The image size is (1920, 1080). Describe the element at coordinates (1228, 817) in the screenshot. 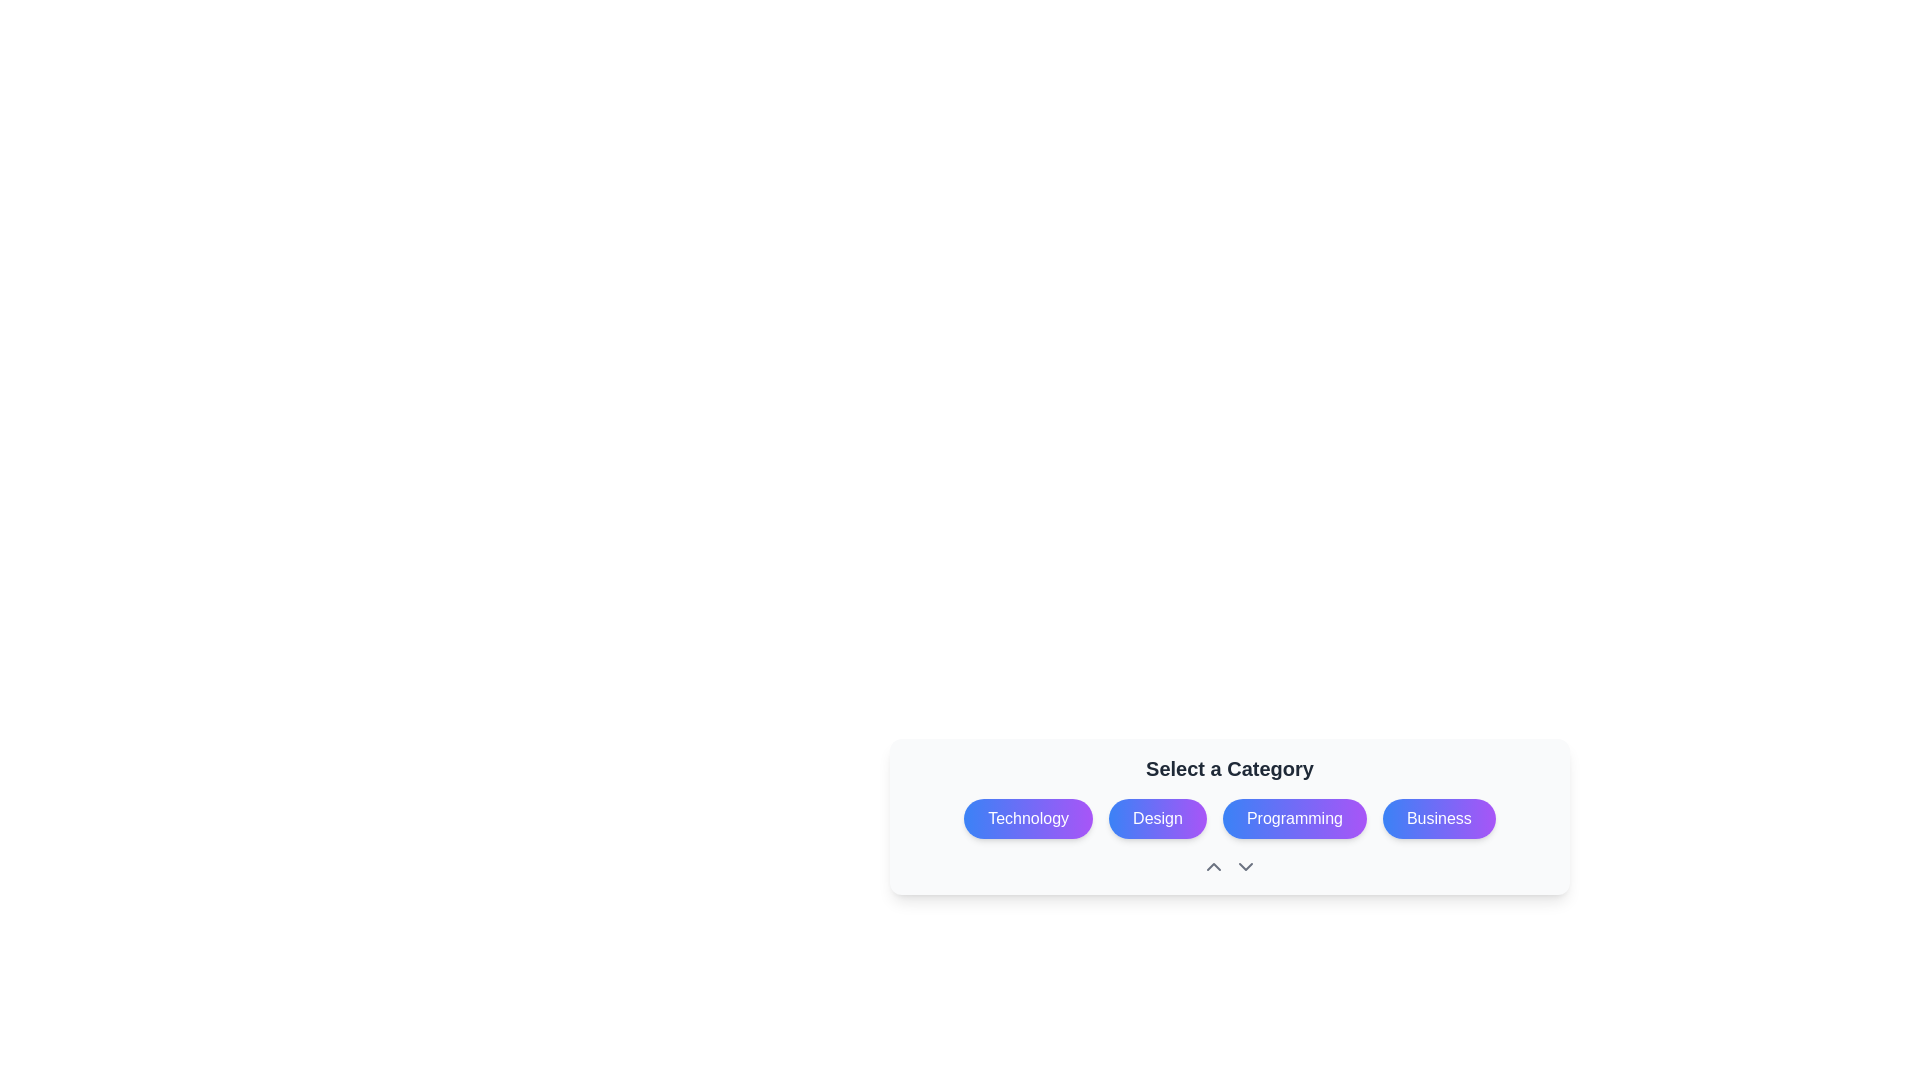

I see `the rounded rectangular button labeled 'Programming'` at that location.